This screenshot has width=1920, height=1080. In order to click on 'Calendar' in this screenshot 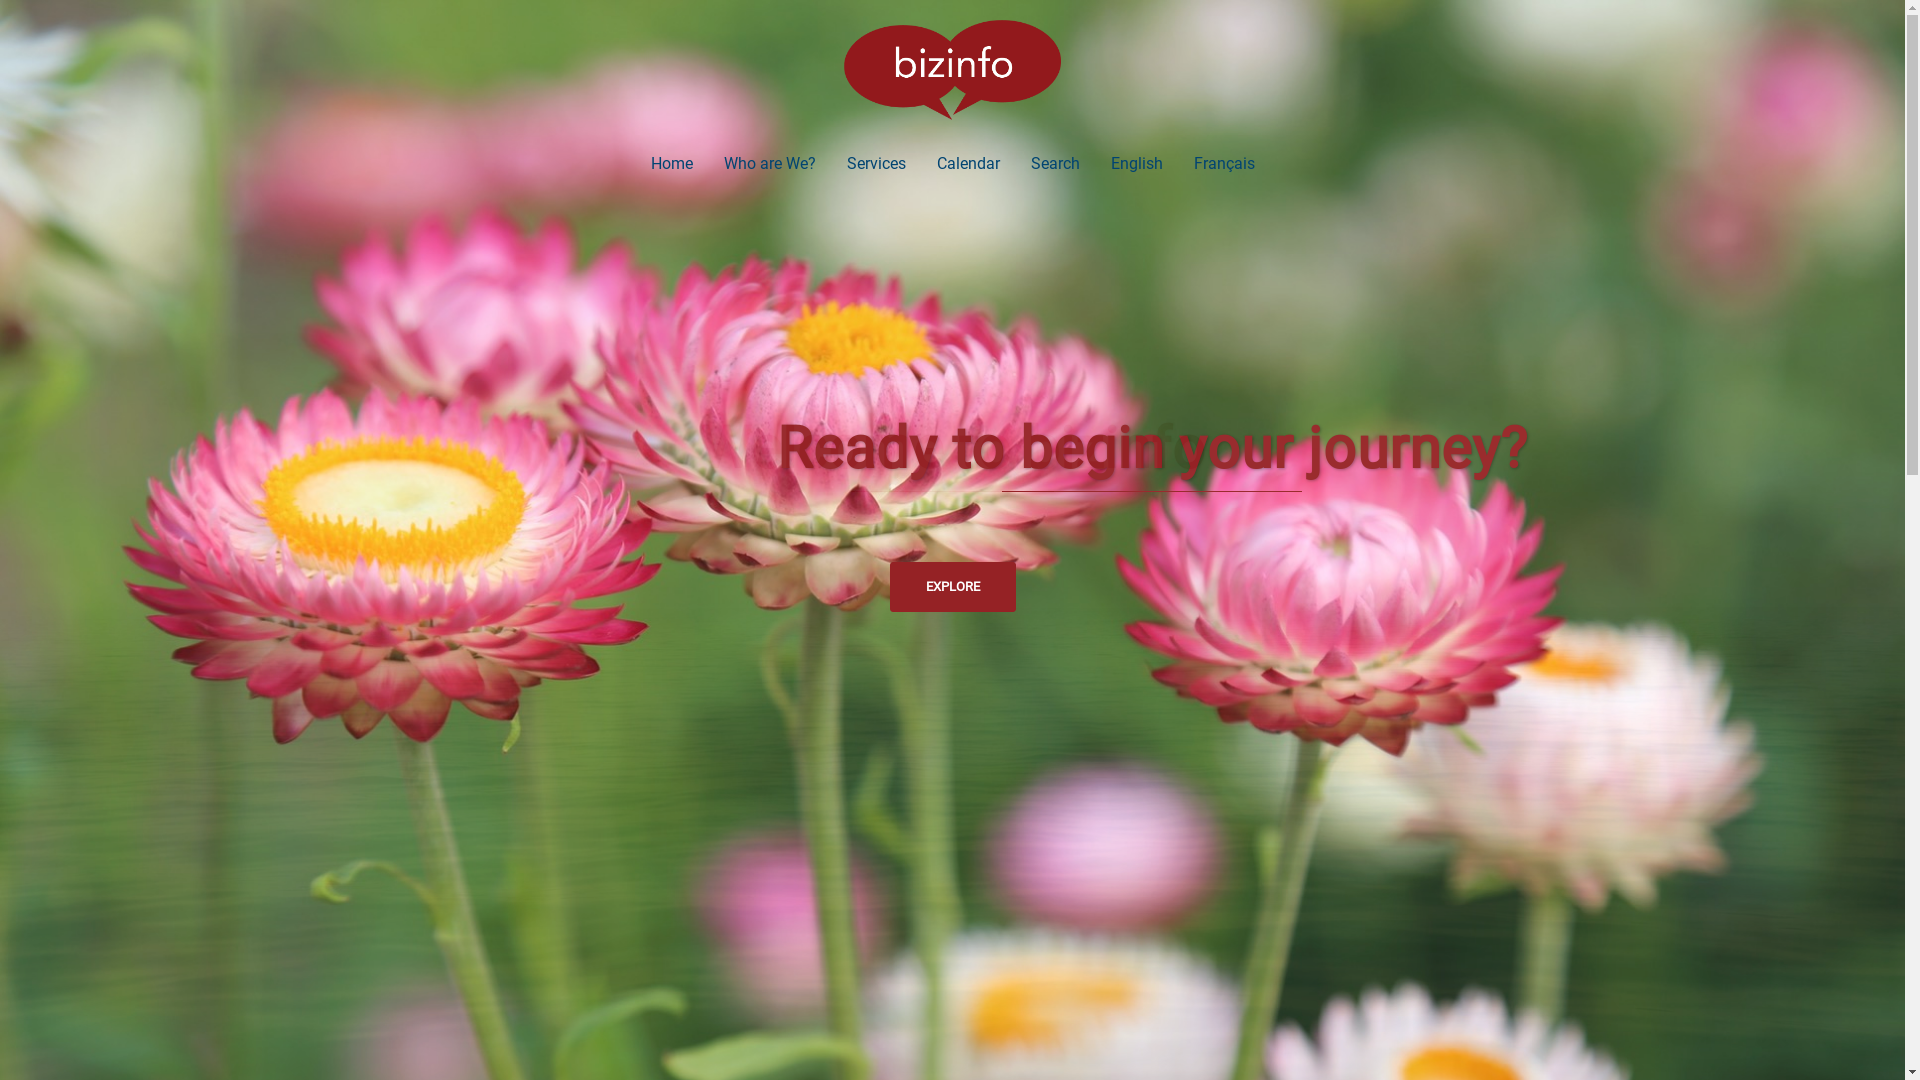, I will do `click(967, 162)`.